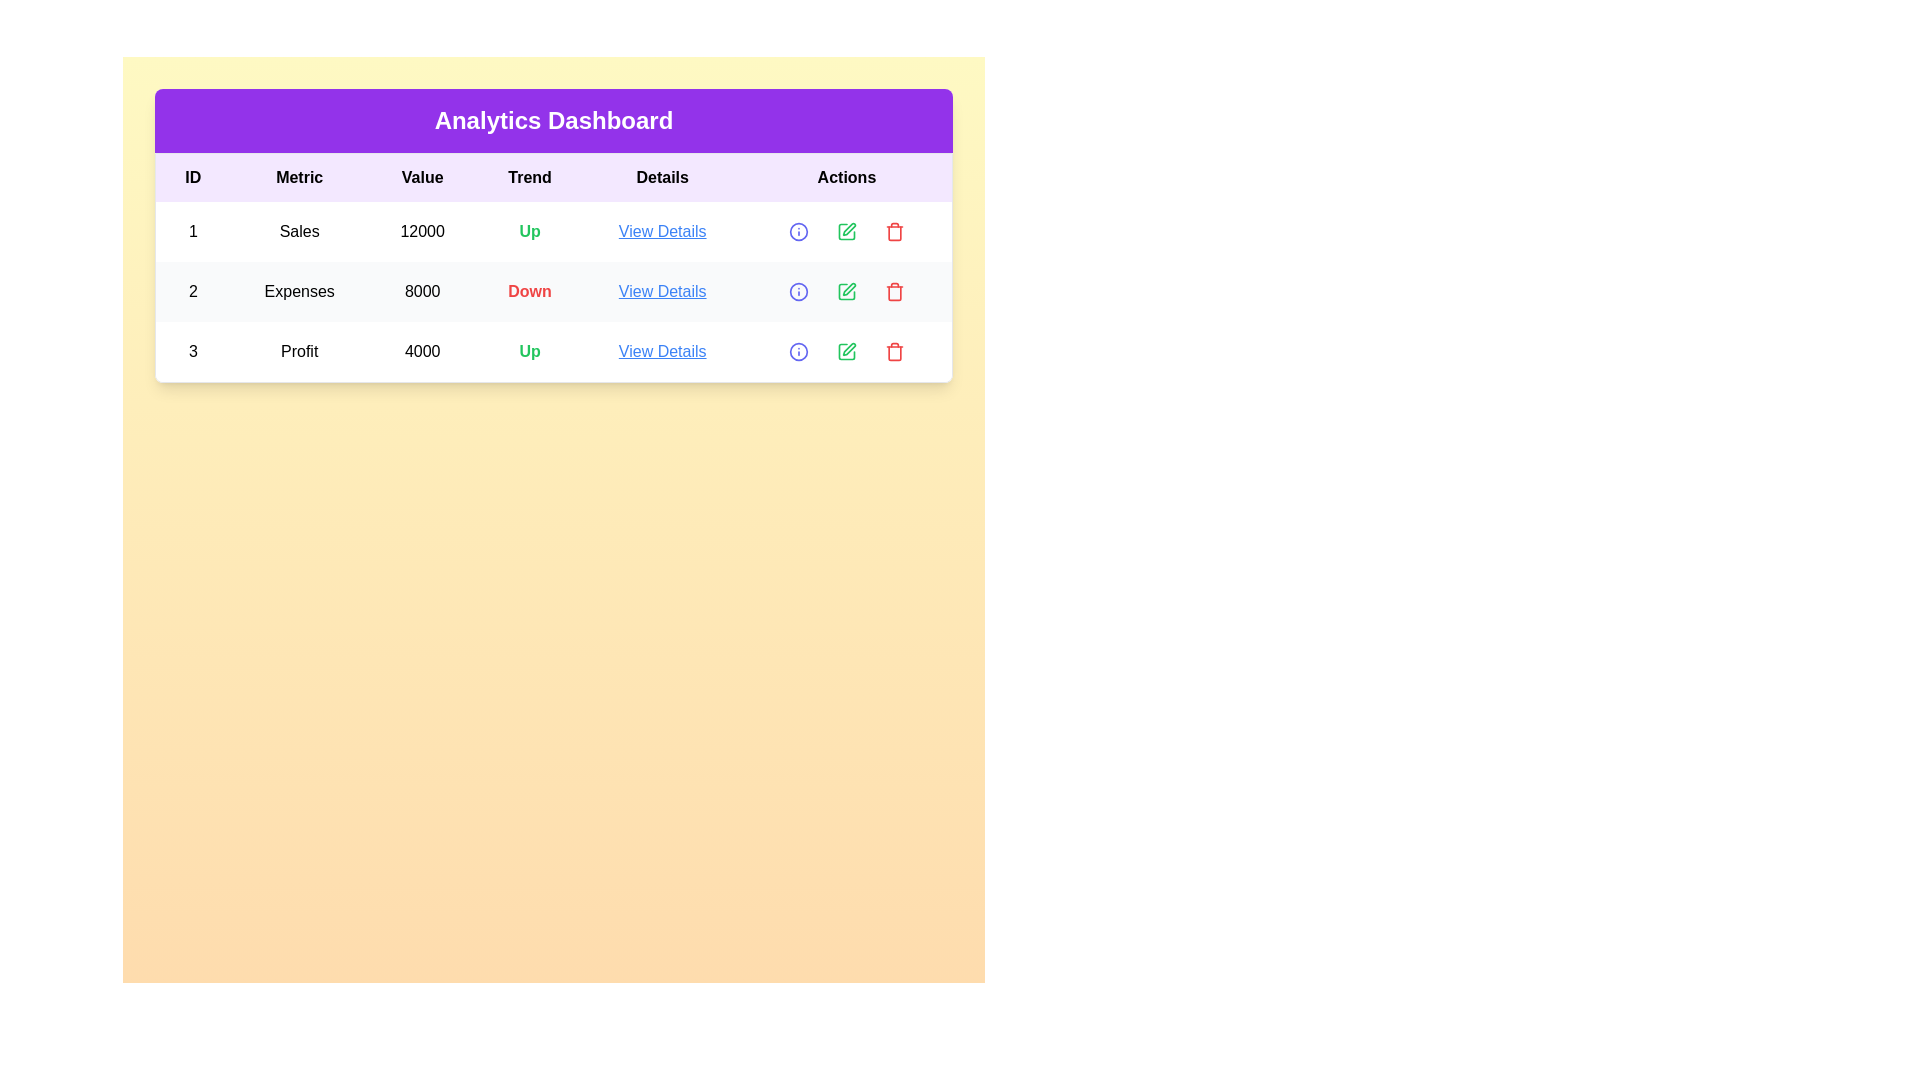  What do you see at coordinates (797, 350) in the screenshot?
I see `the circular icon-based button with a blue outline located in the 'Actions' column of the third row in the table for the 'Profit' metric` at bounding box center [797, 350].